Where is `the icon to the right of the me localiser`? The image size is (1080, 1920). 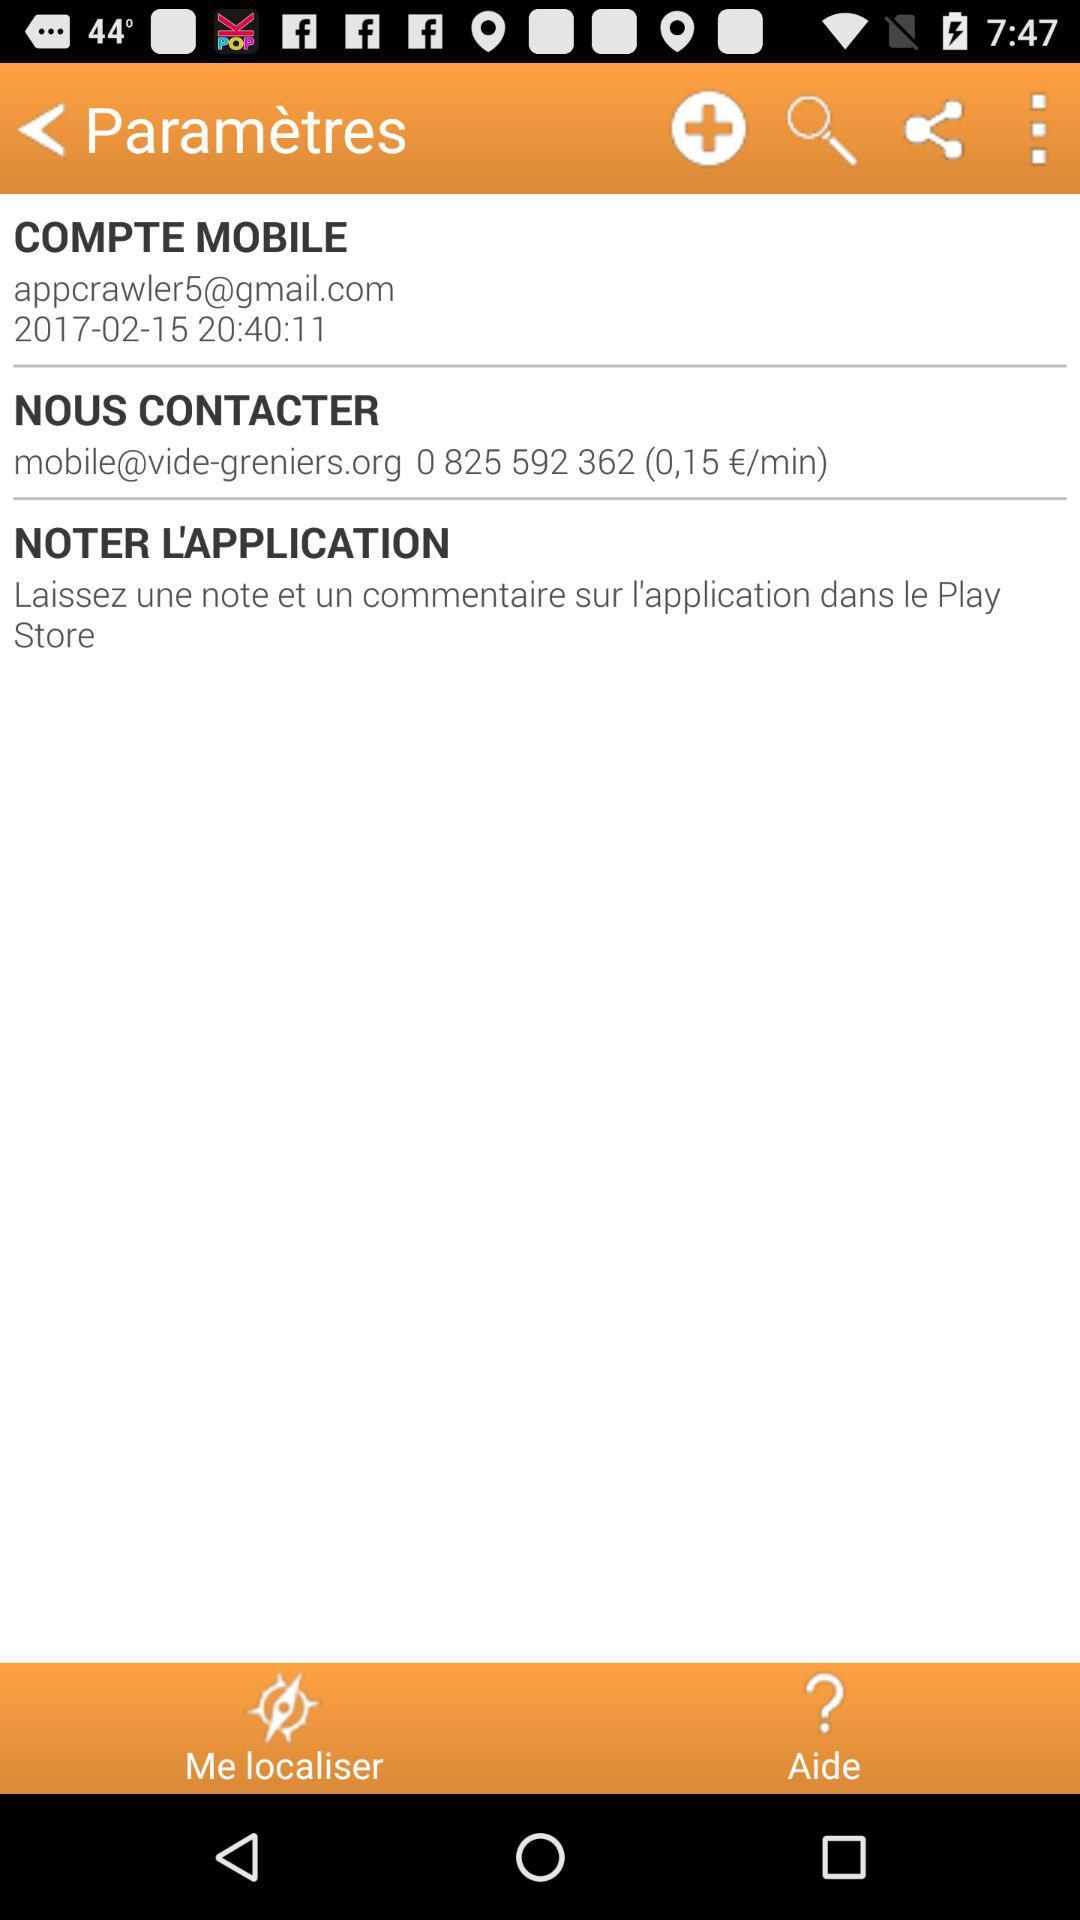
the icon to the right of the me localiser is located at coordinates (823, 1705).